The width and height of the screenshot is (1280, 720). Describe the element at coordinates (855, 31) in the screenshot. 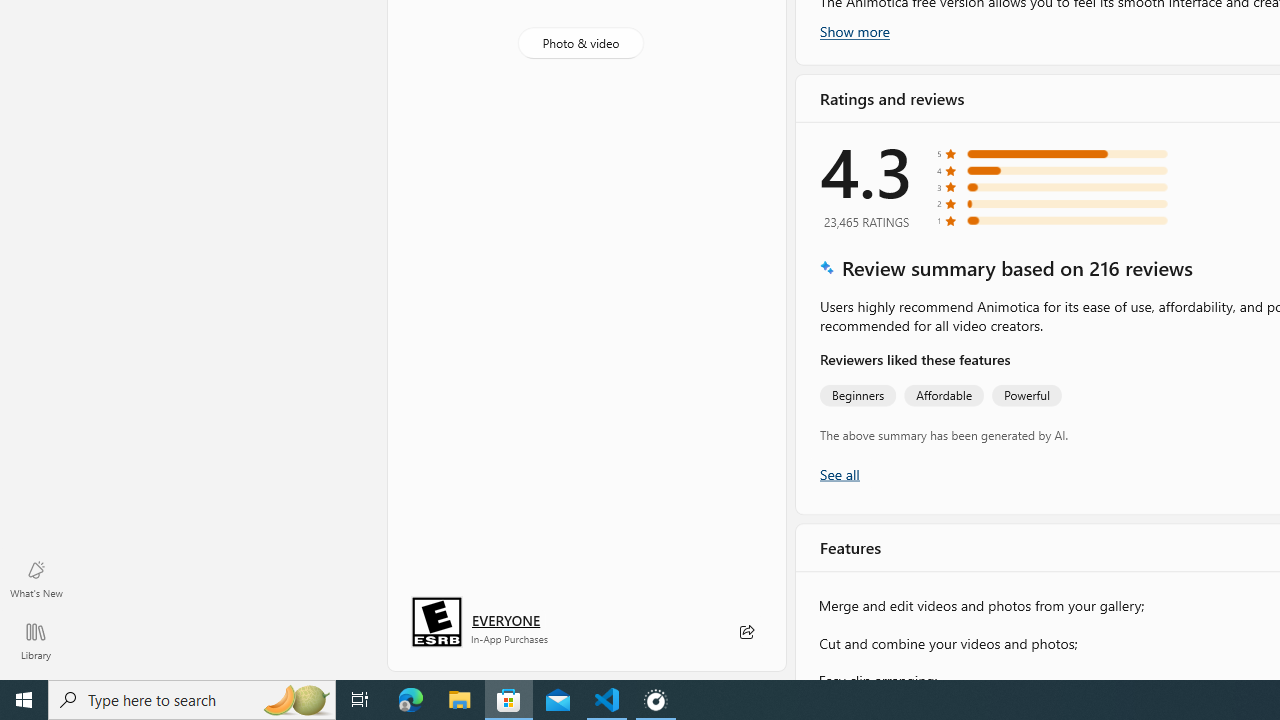

I see `'Show more'` at that location.